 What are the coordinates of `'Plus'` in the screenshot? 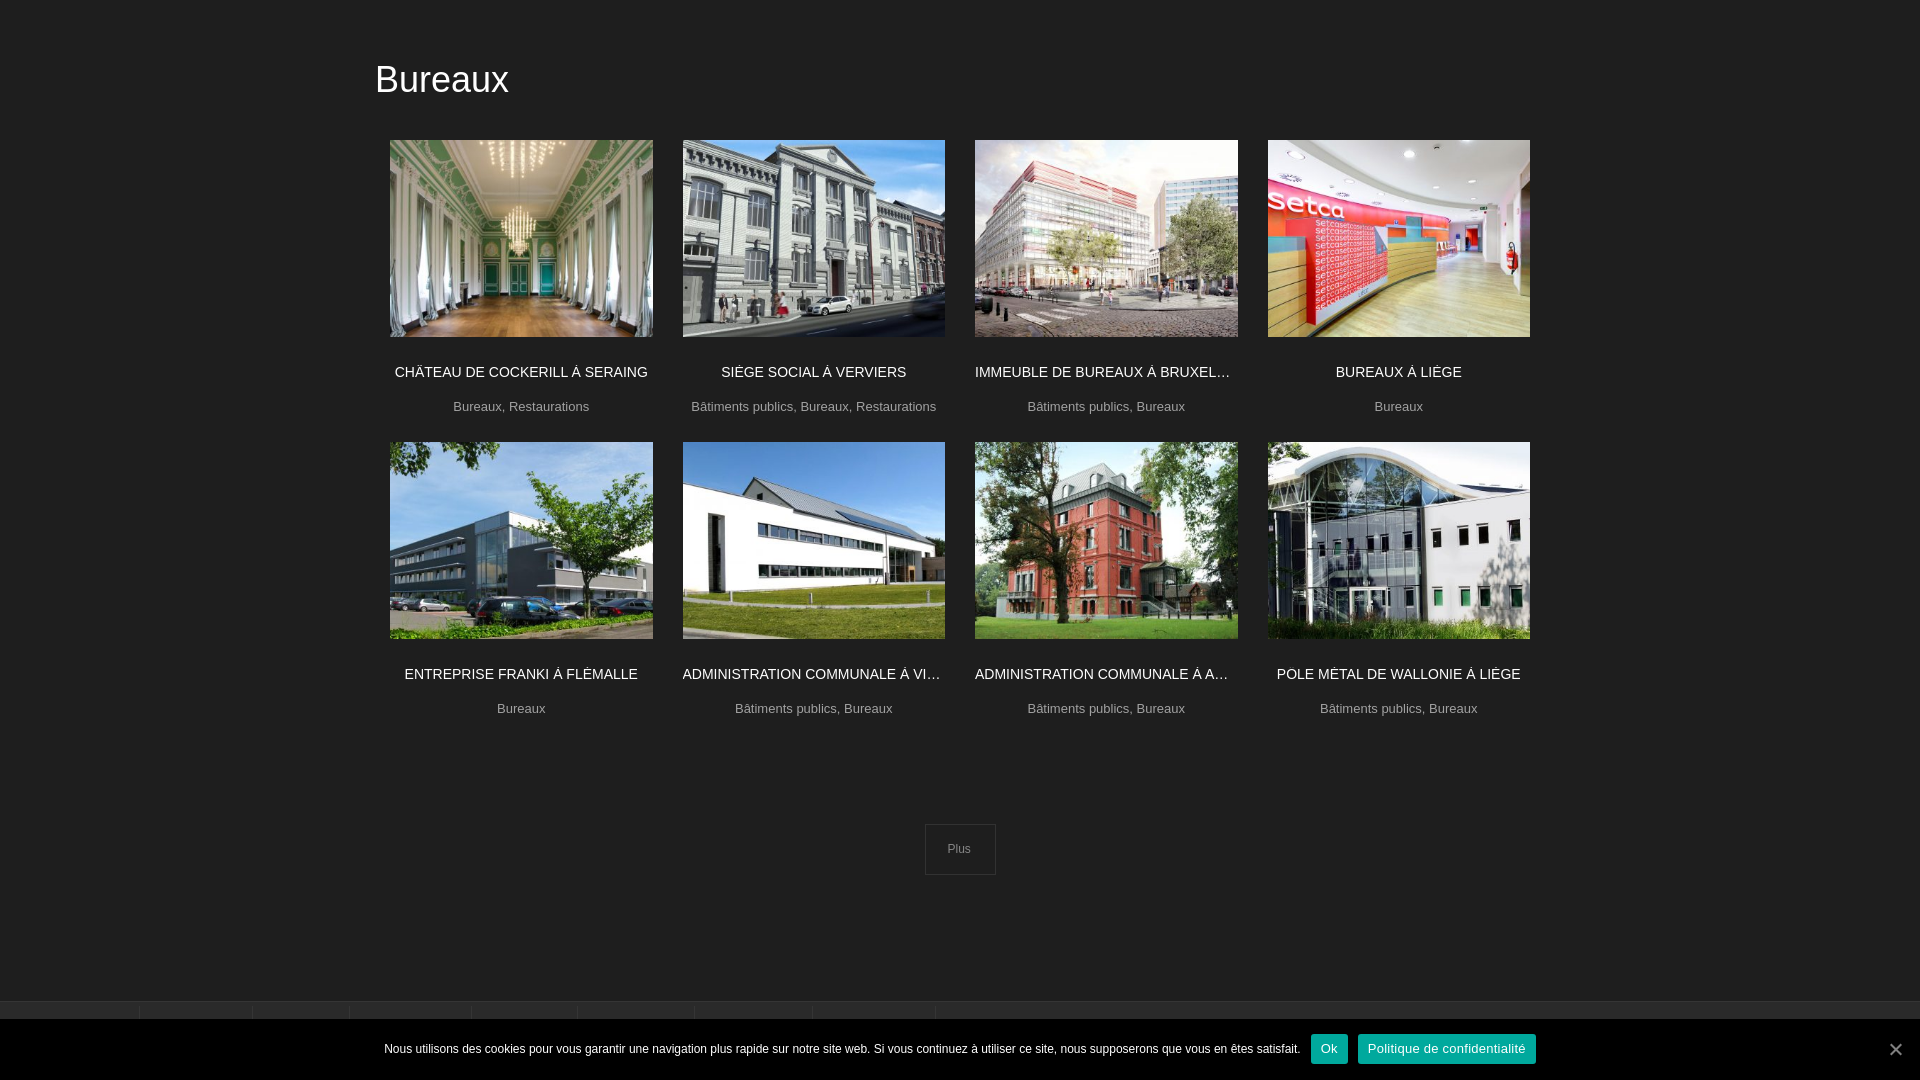 It's located at (958, 849).